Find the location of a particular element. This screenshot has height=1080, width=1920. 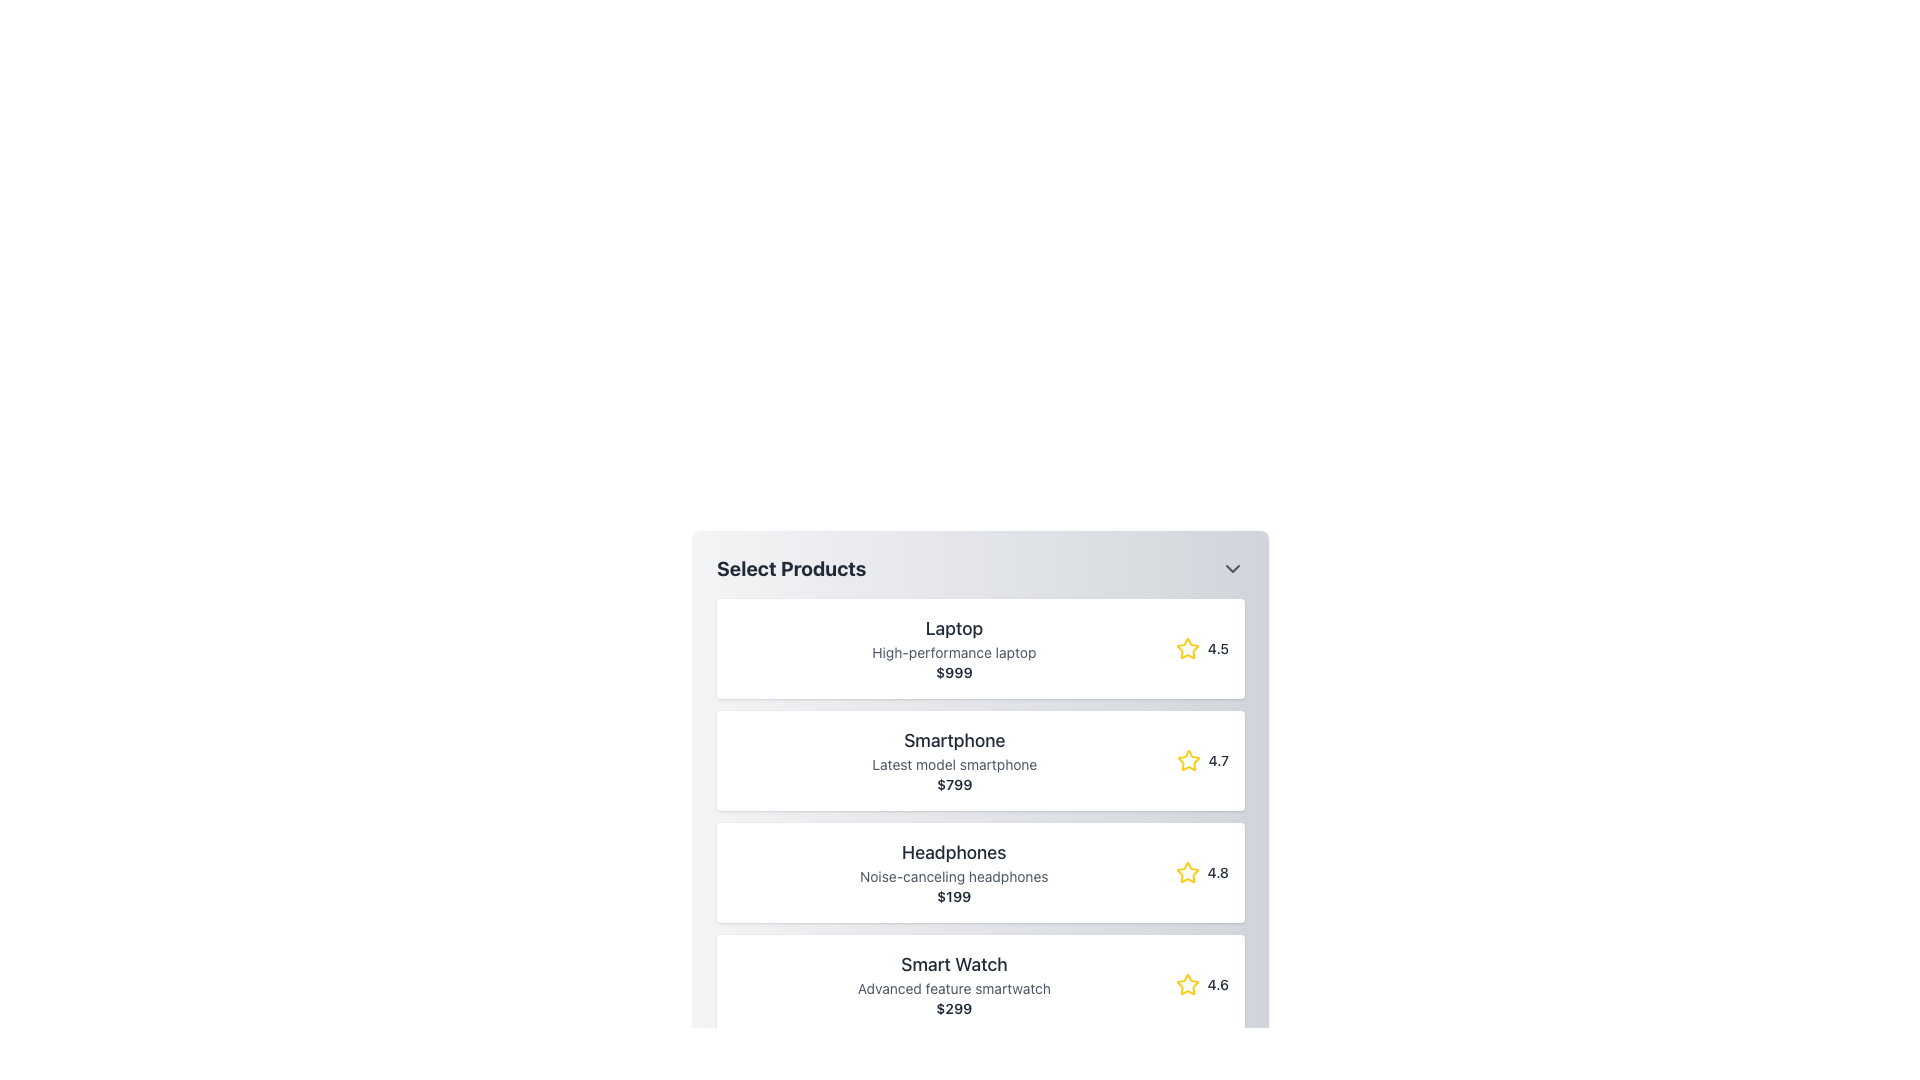

the Rating display component for the 'Smart Watch' product, which features a yellow star icon and a rating value of '4.6' is located at coordinates (1201, 983).